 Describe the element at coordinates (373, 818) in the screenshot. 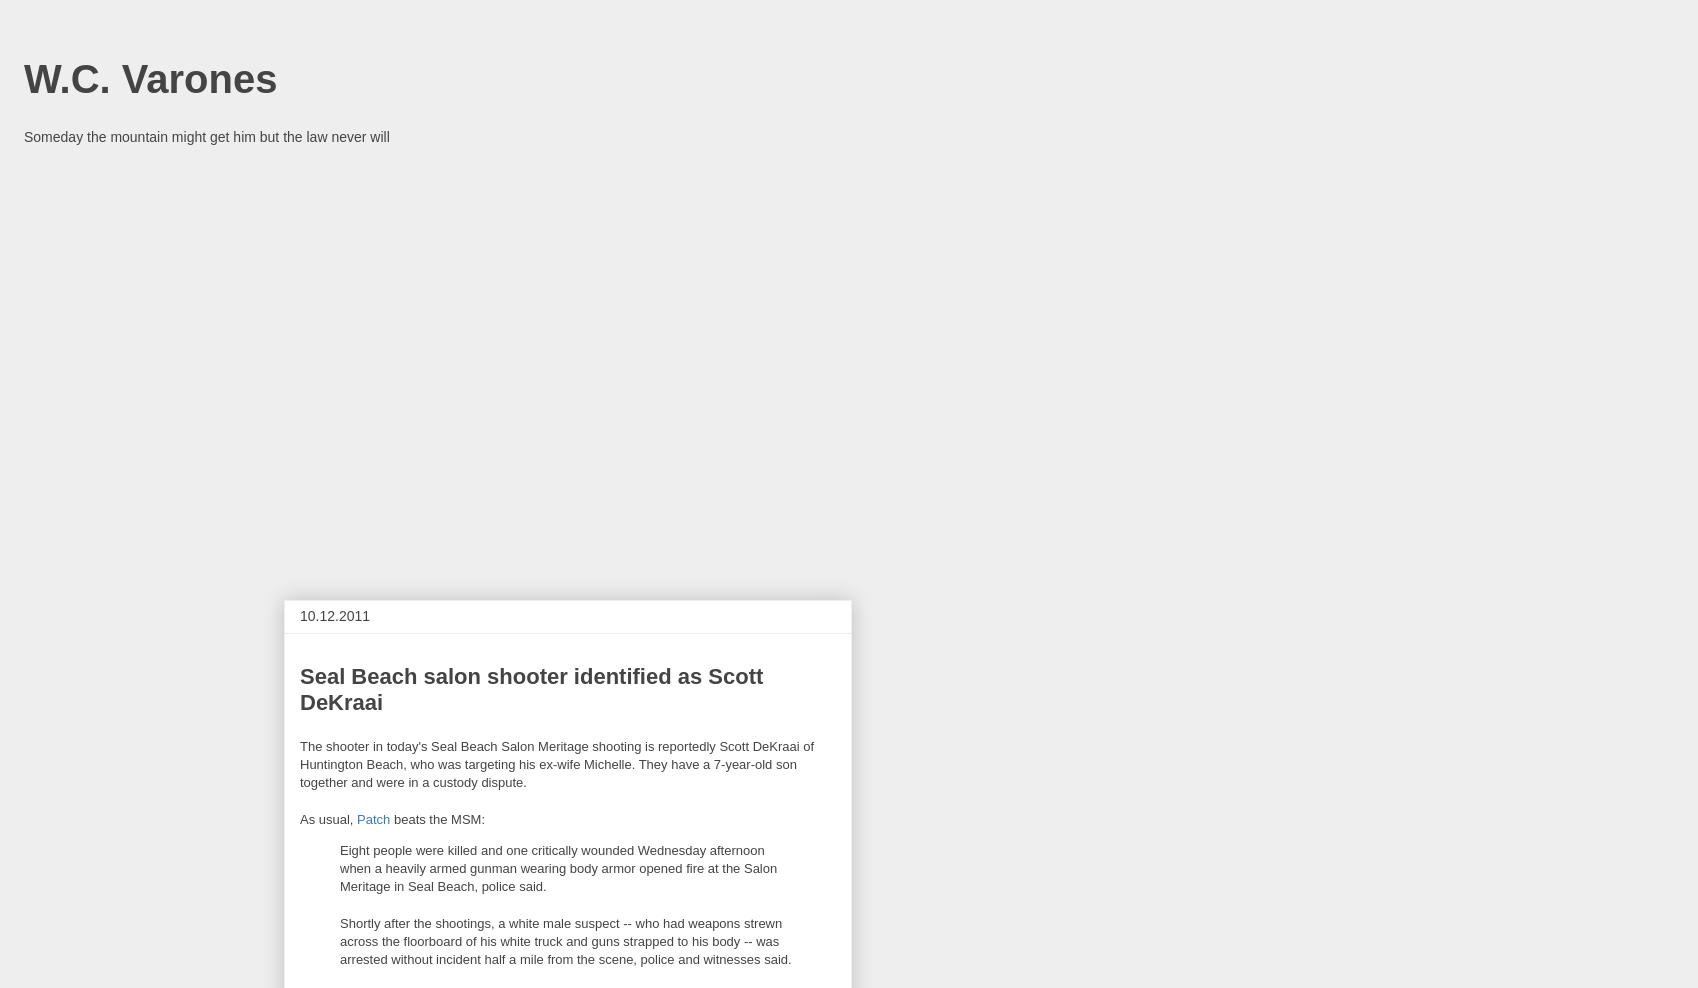

I see `'Patch'` at that location.